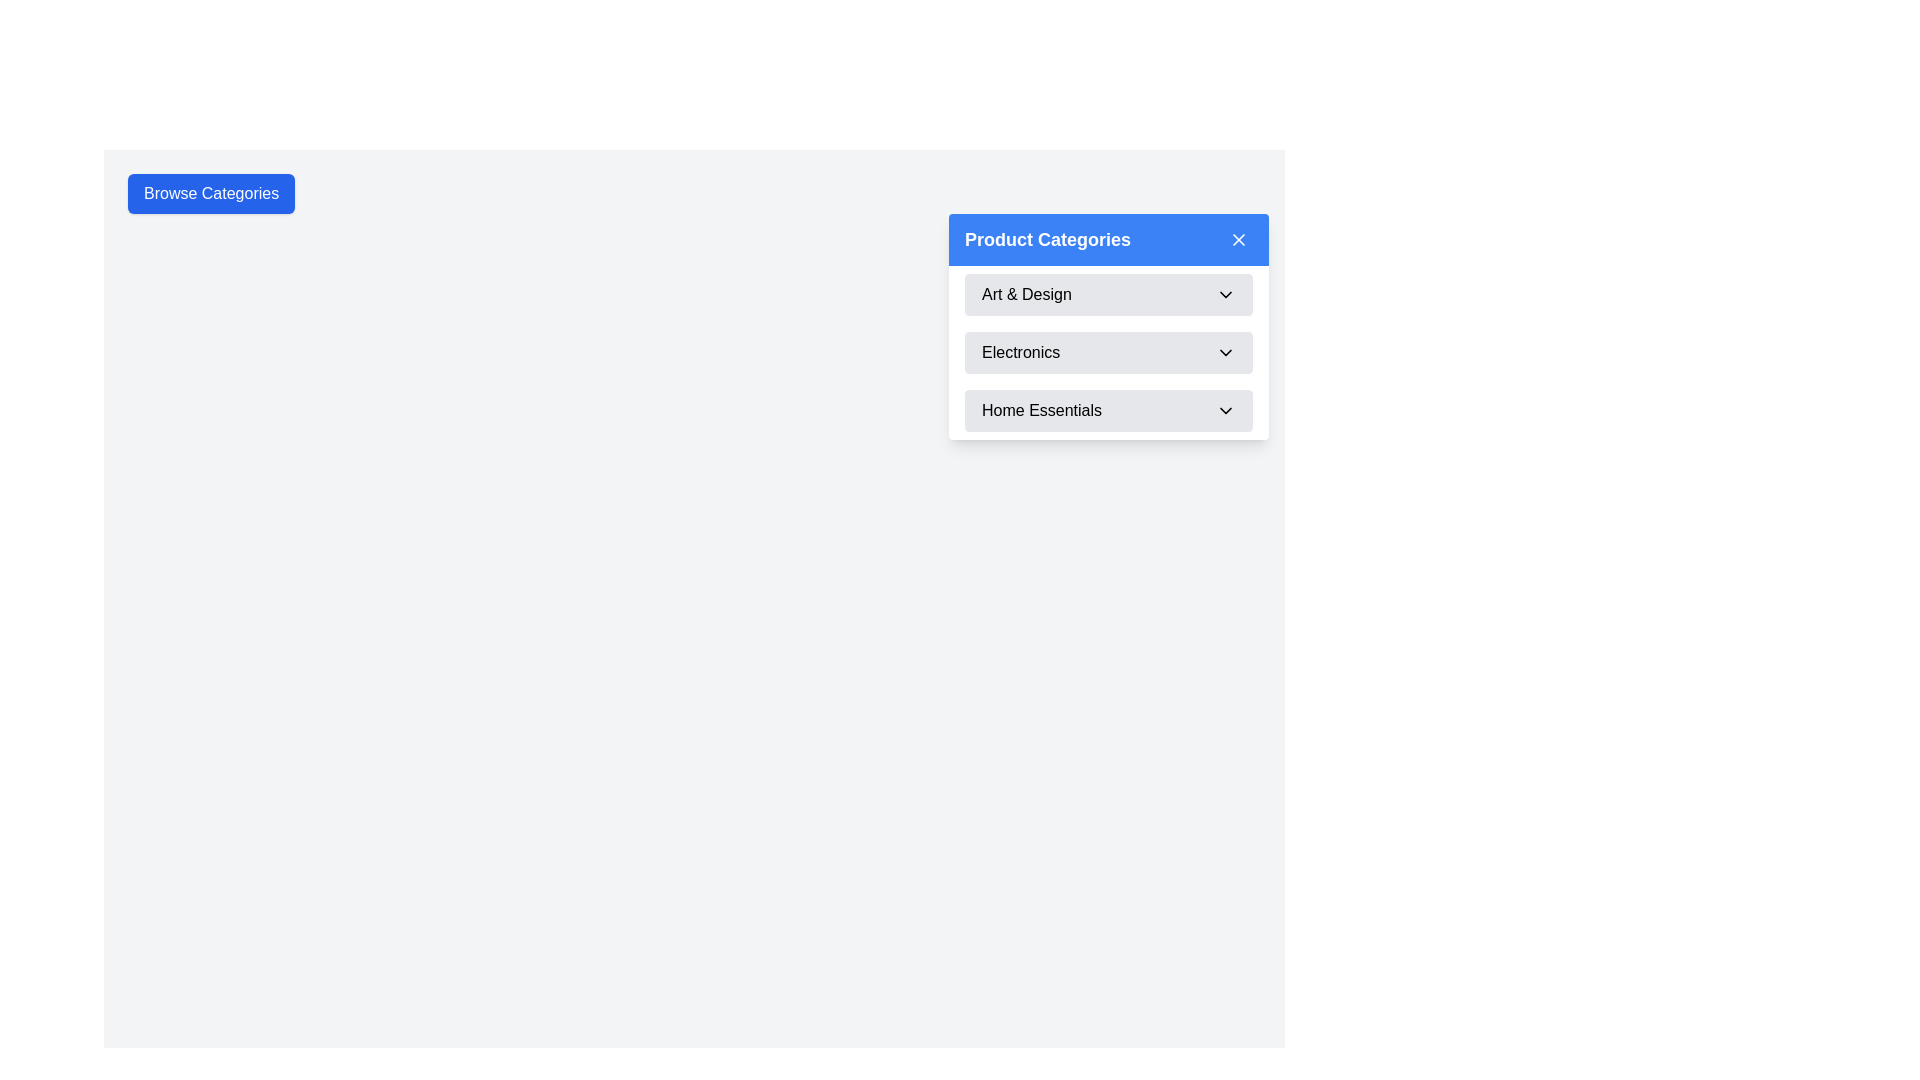 This screenshot has width=1920, height=1080. What do you see at coordinates (1237, 238) in the screenshot?
I see `the diagonal cross (X) icon located in the top-right corner of the blue header section of the 'Product Categories' card` at bounding box center [1237, 238].